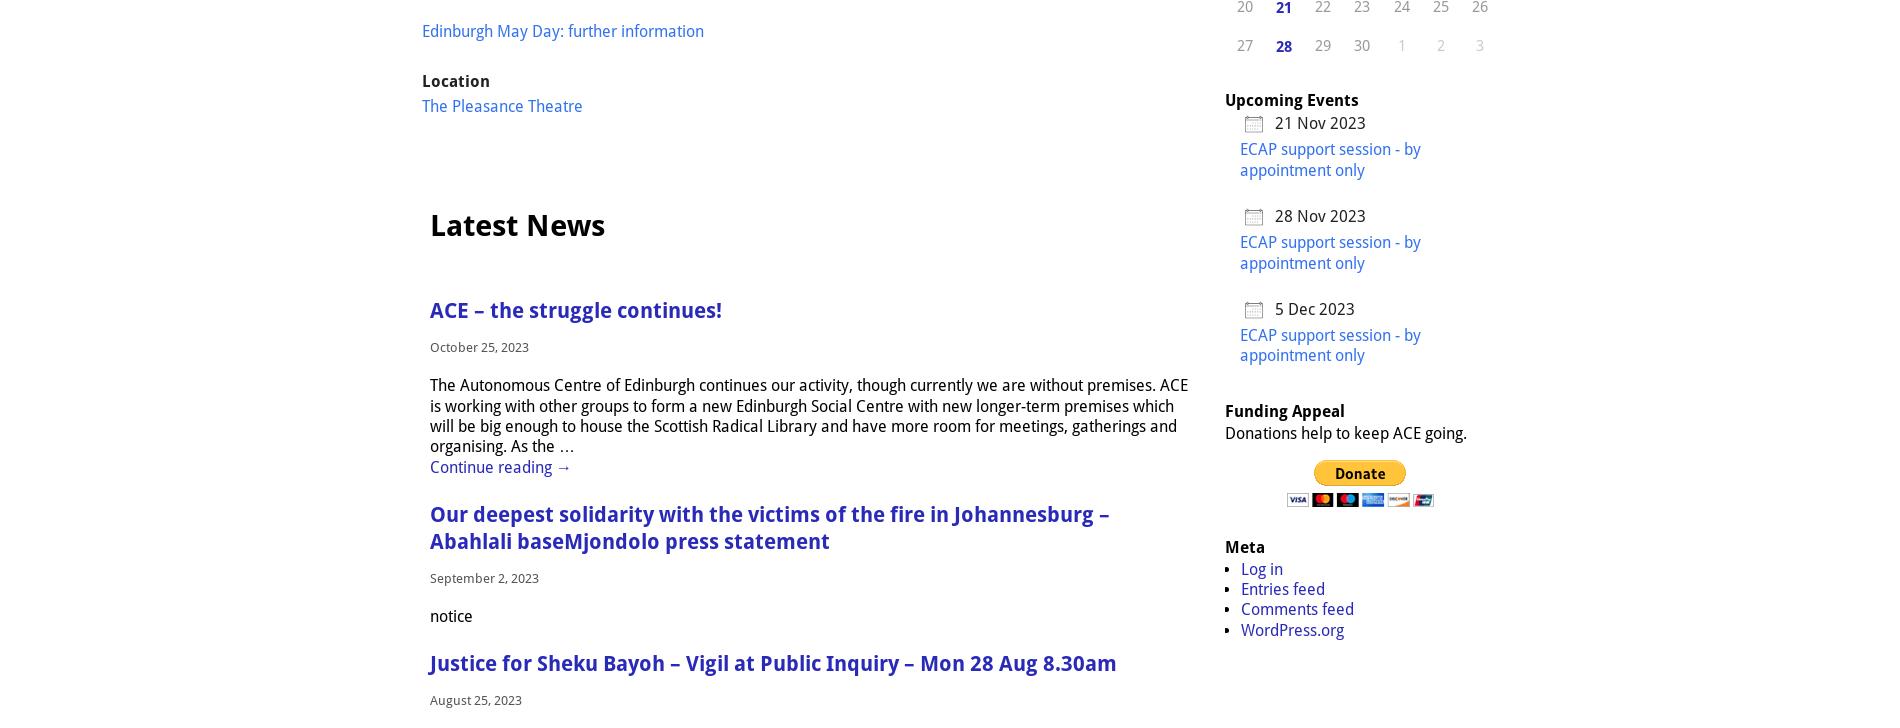 Image resolution: width=1900 pixels, height=728 pixels. I want to click on 'Meta', so click(1244, 546).